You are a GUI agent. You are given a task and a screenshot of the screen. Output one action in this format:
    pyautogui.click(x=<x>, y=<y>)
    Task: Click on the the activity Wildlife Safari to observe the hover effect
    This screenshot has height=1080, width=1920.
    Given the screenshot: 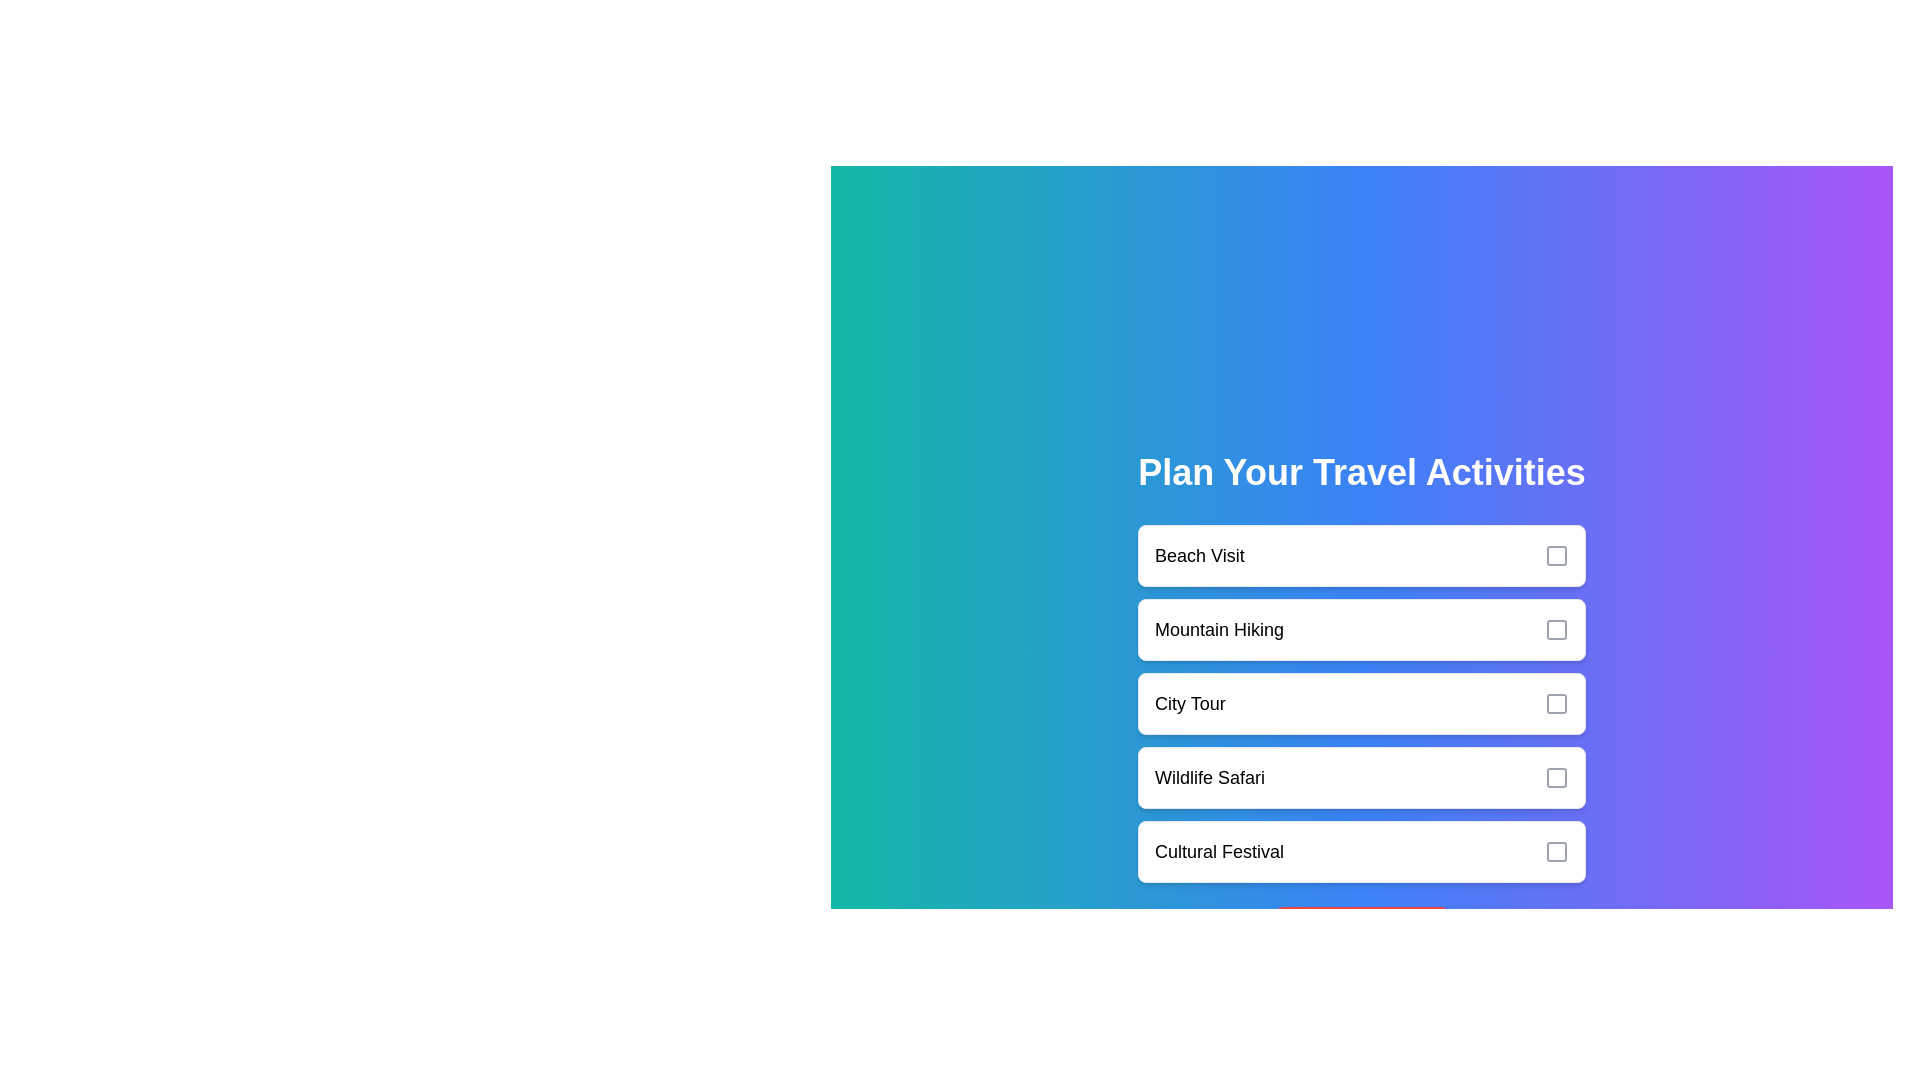 What is the action you would take?
    pyautogui.click(x=1361, y=777)
    